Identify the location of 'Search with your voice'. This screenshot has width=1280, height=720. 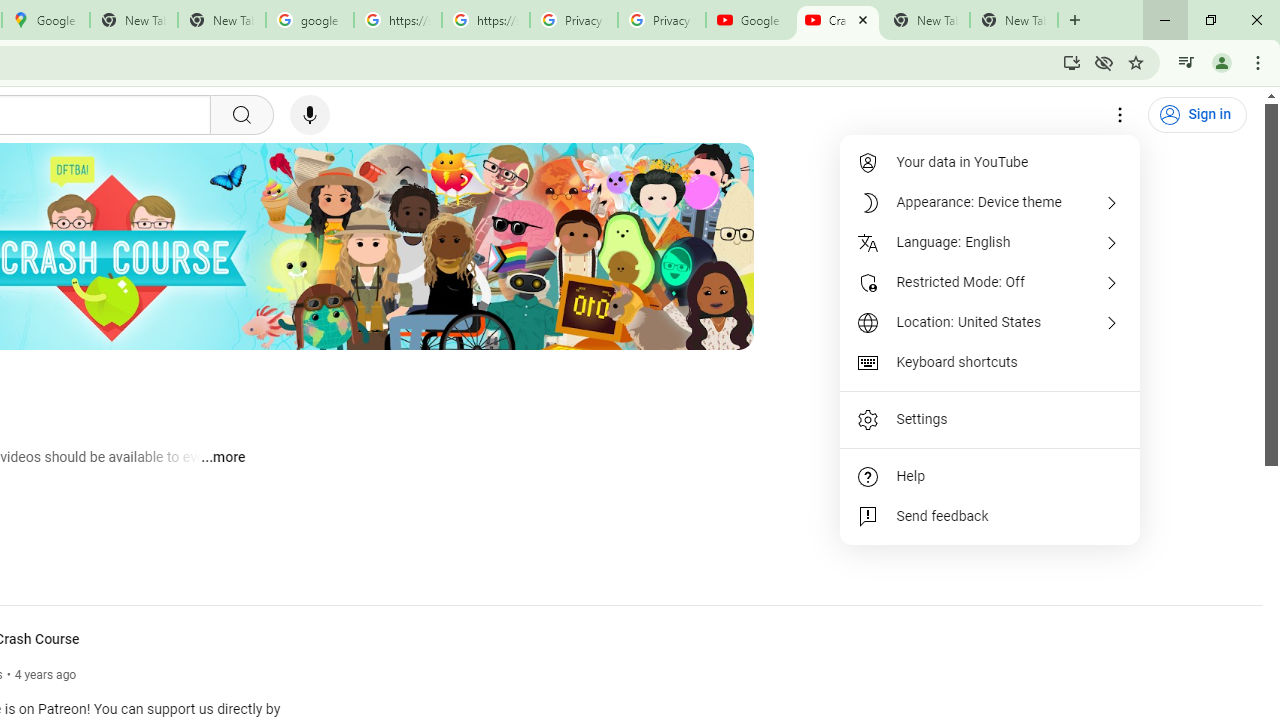
(308, 115).